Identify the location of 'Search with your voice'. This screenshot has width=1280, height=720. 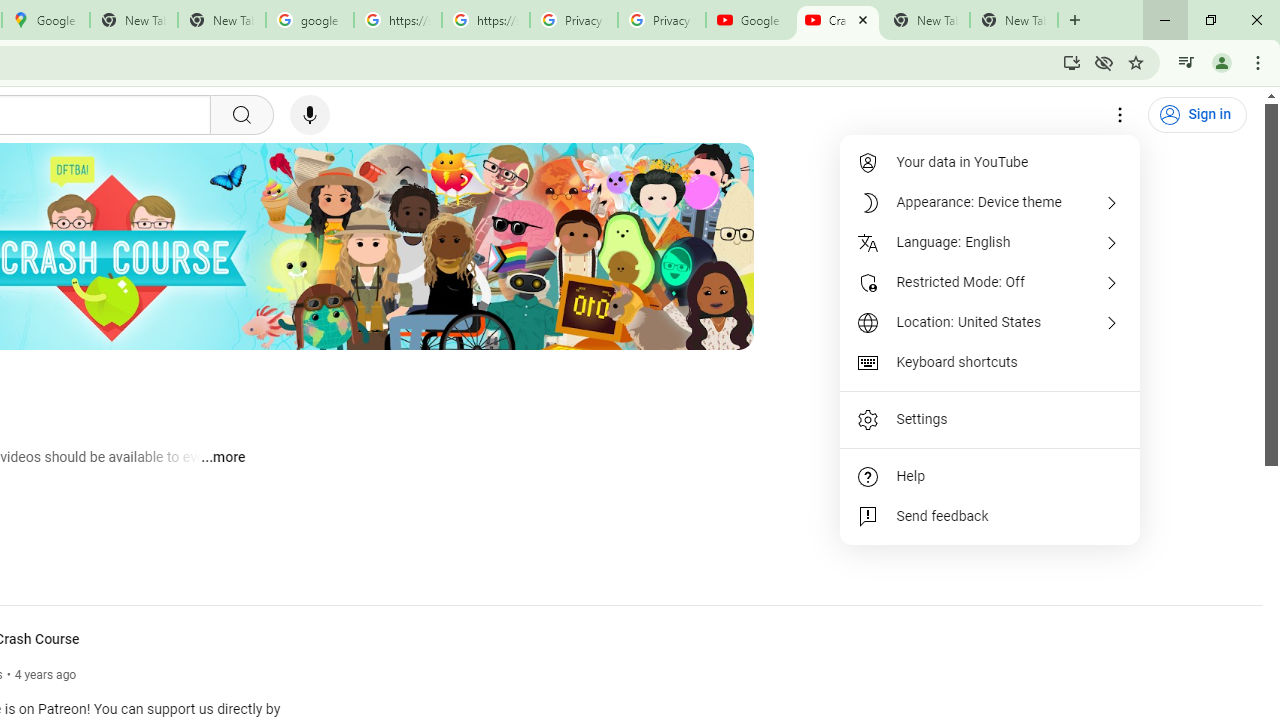
(308, 115).